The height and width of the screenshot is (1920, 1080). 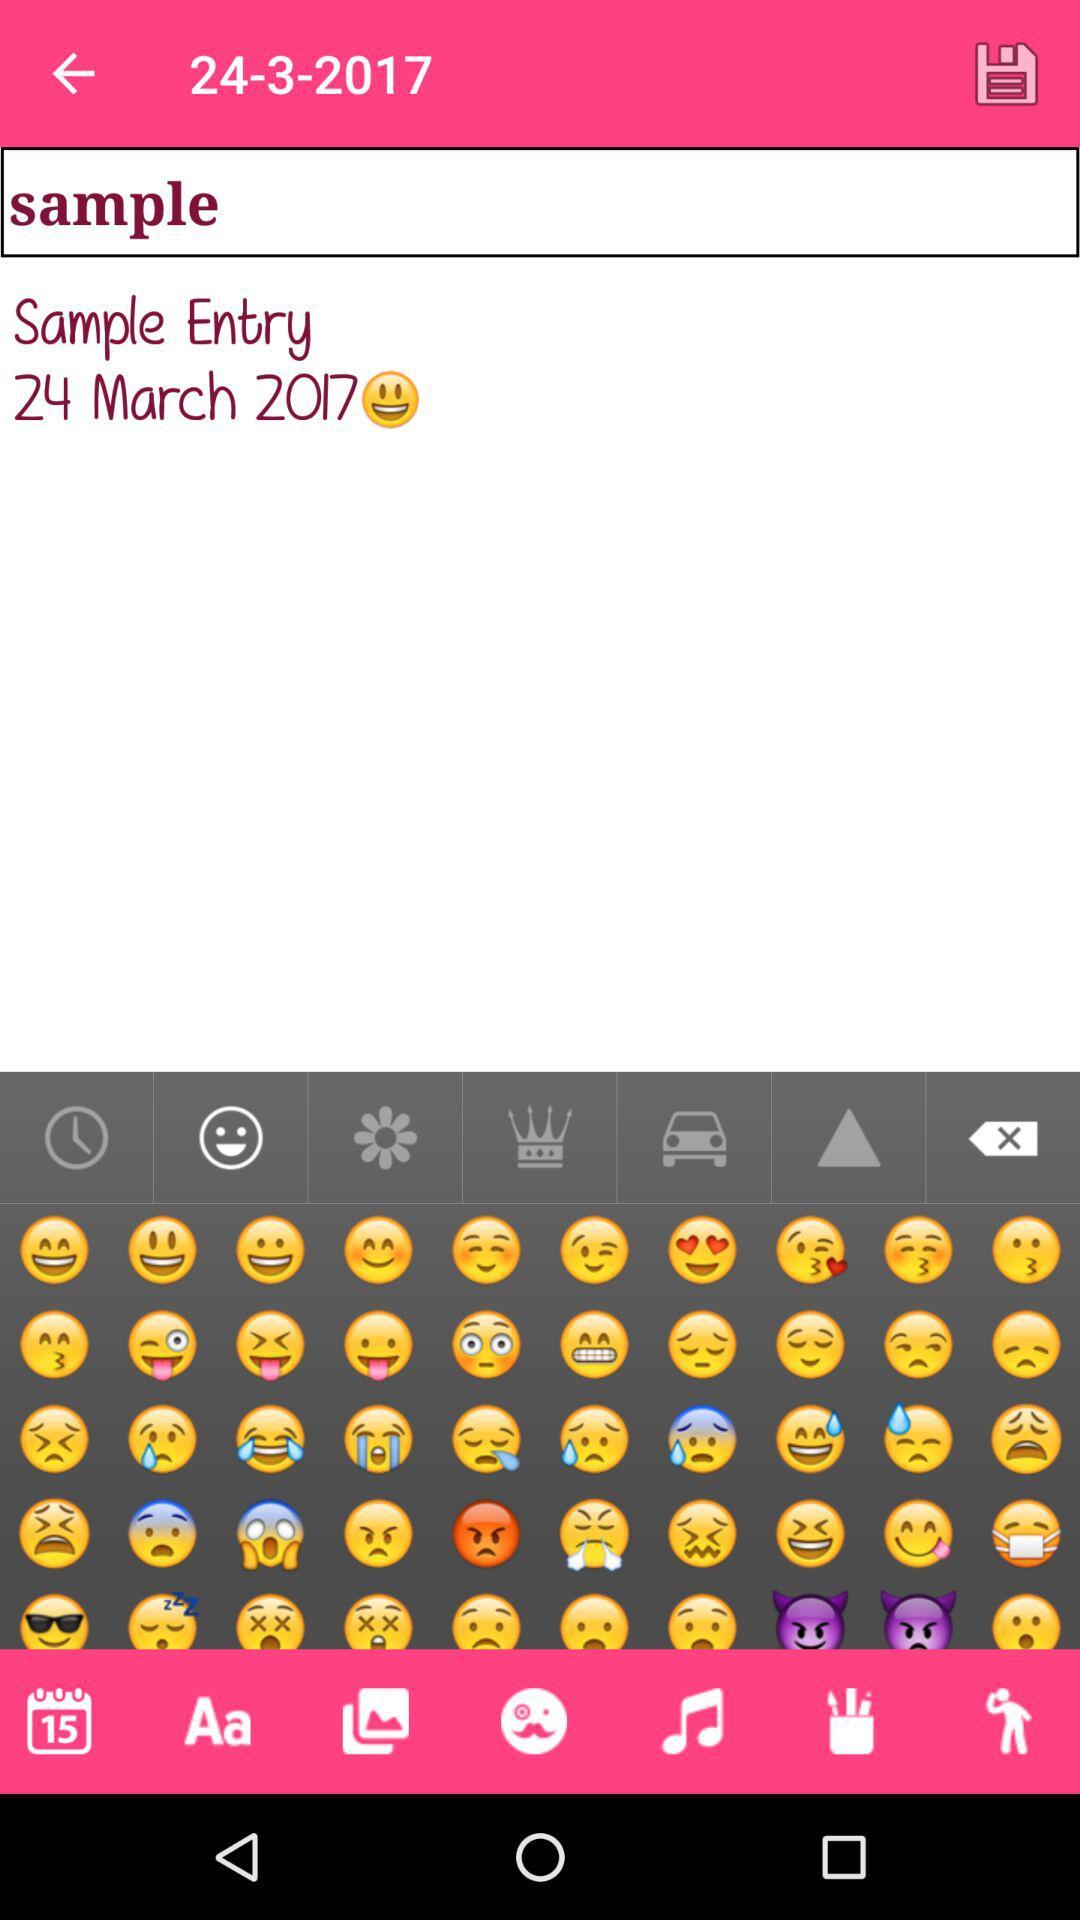 What do you see at coordinates (532, 1720) in the screenshot?
I see `the emoji icon` at bounding box center [532, 1720].